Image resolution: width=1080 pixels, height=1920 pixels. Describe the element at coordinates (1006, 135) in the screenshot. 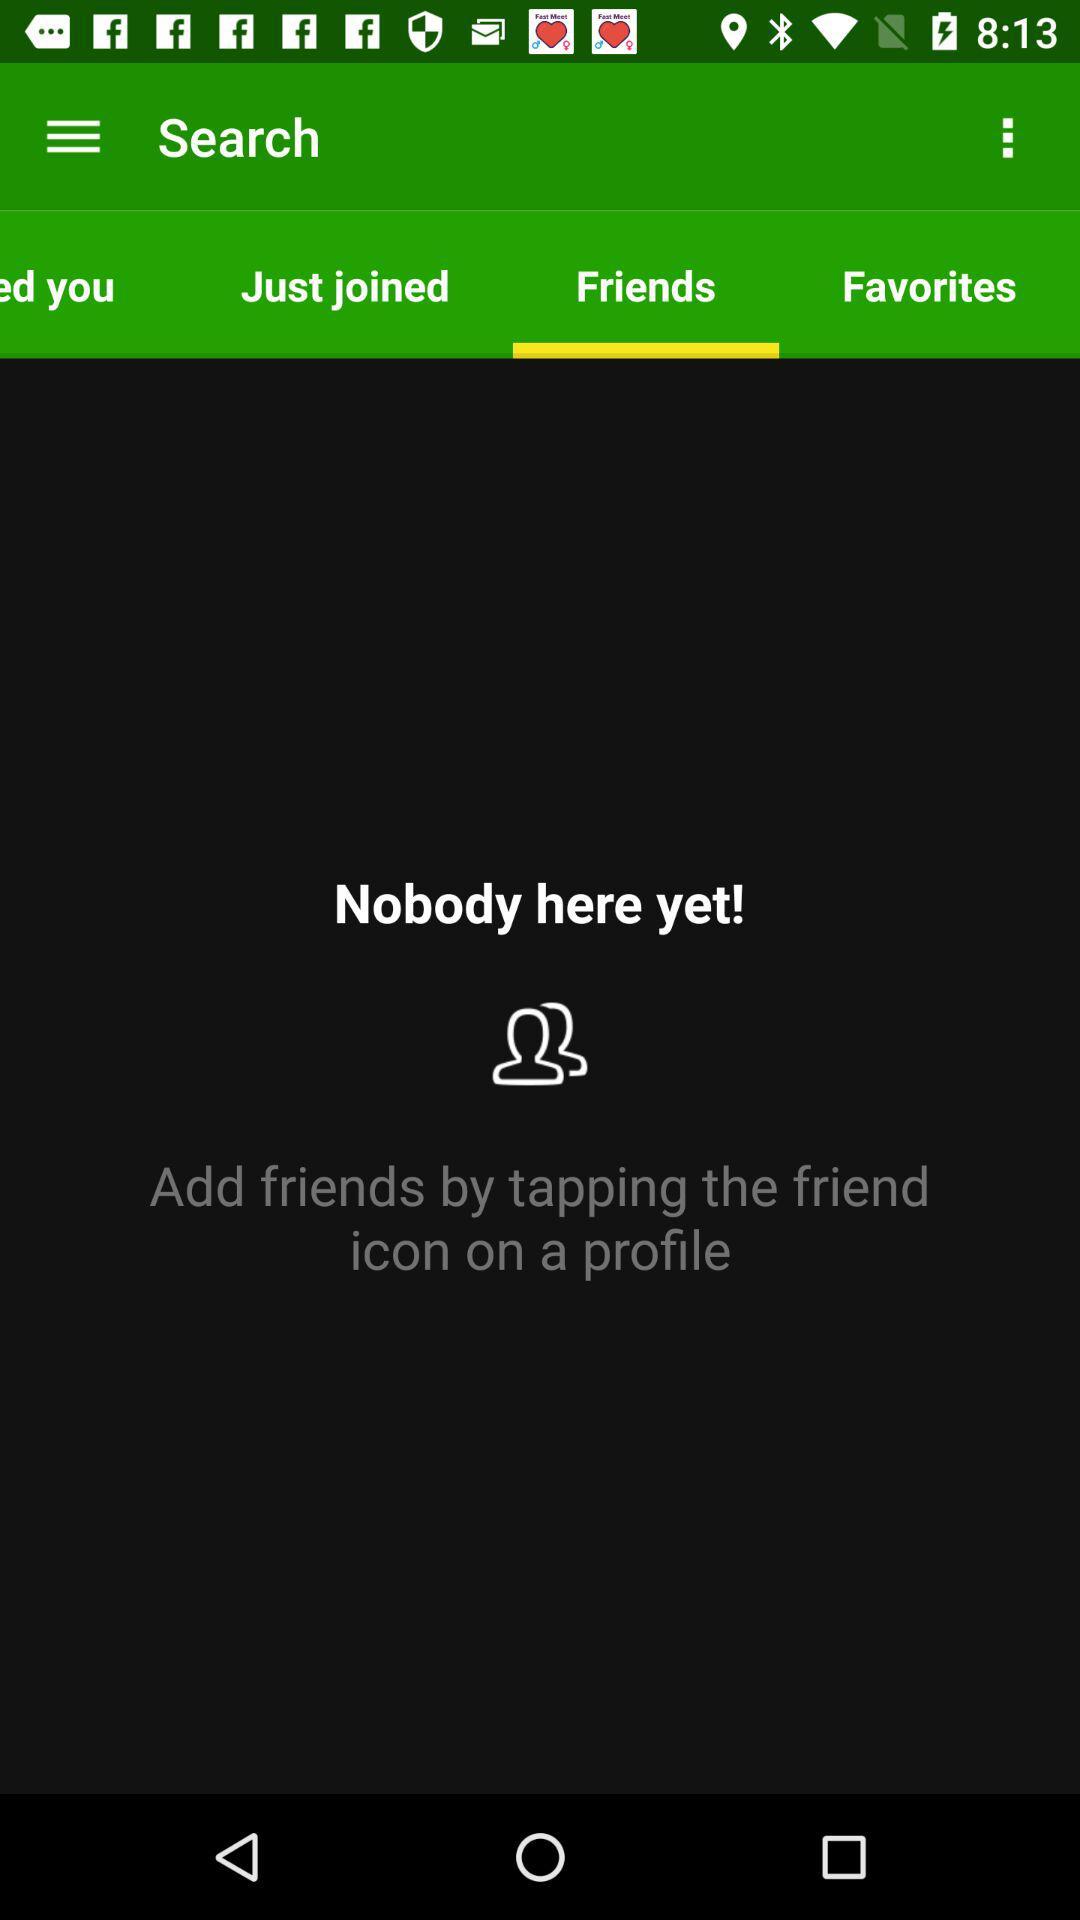

I see `the item to the right of the friends item` at that location.